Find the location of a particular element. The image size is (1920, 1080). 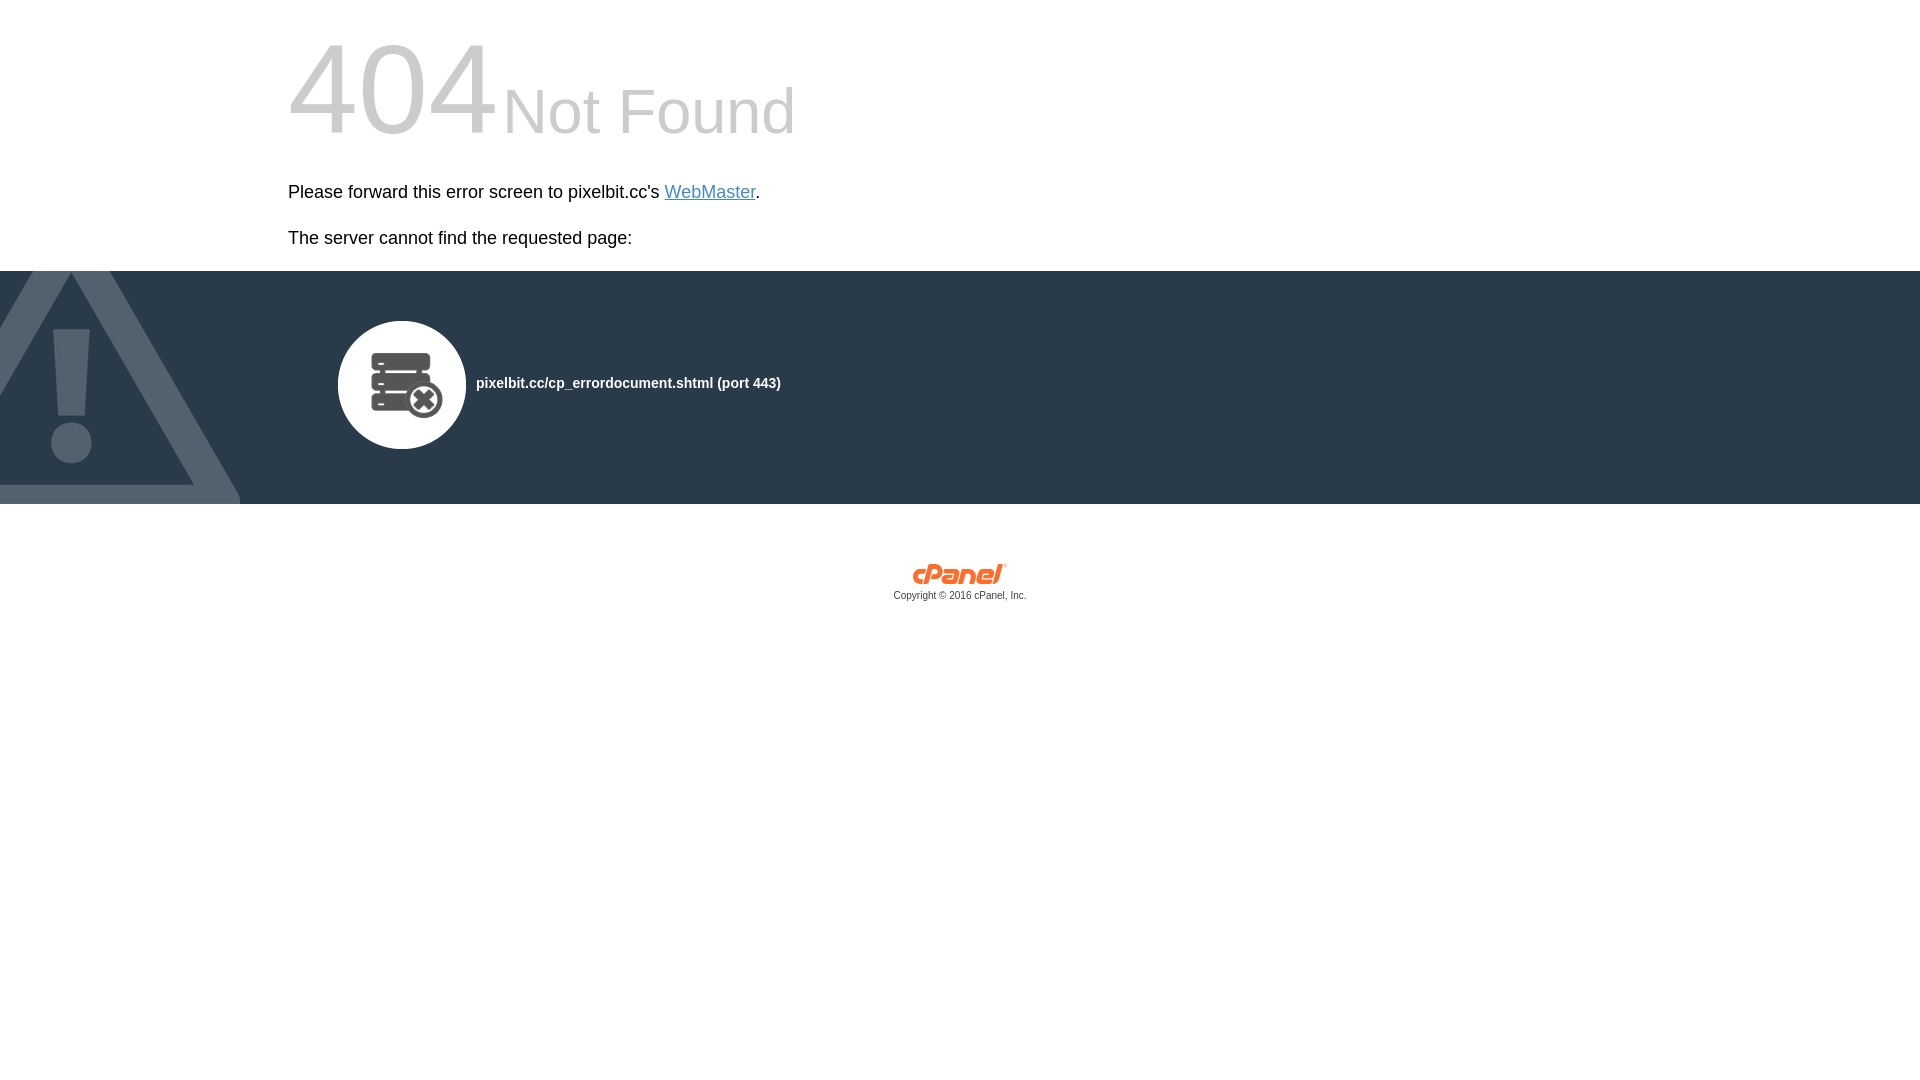

'WebMaster' is located at coordinates (710, 192).